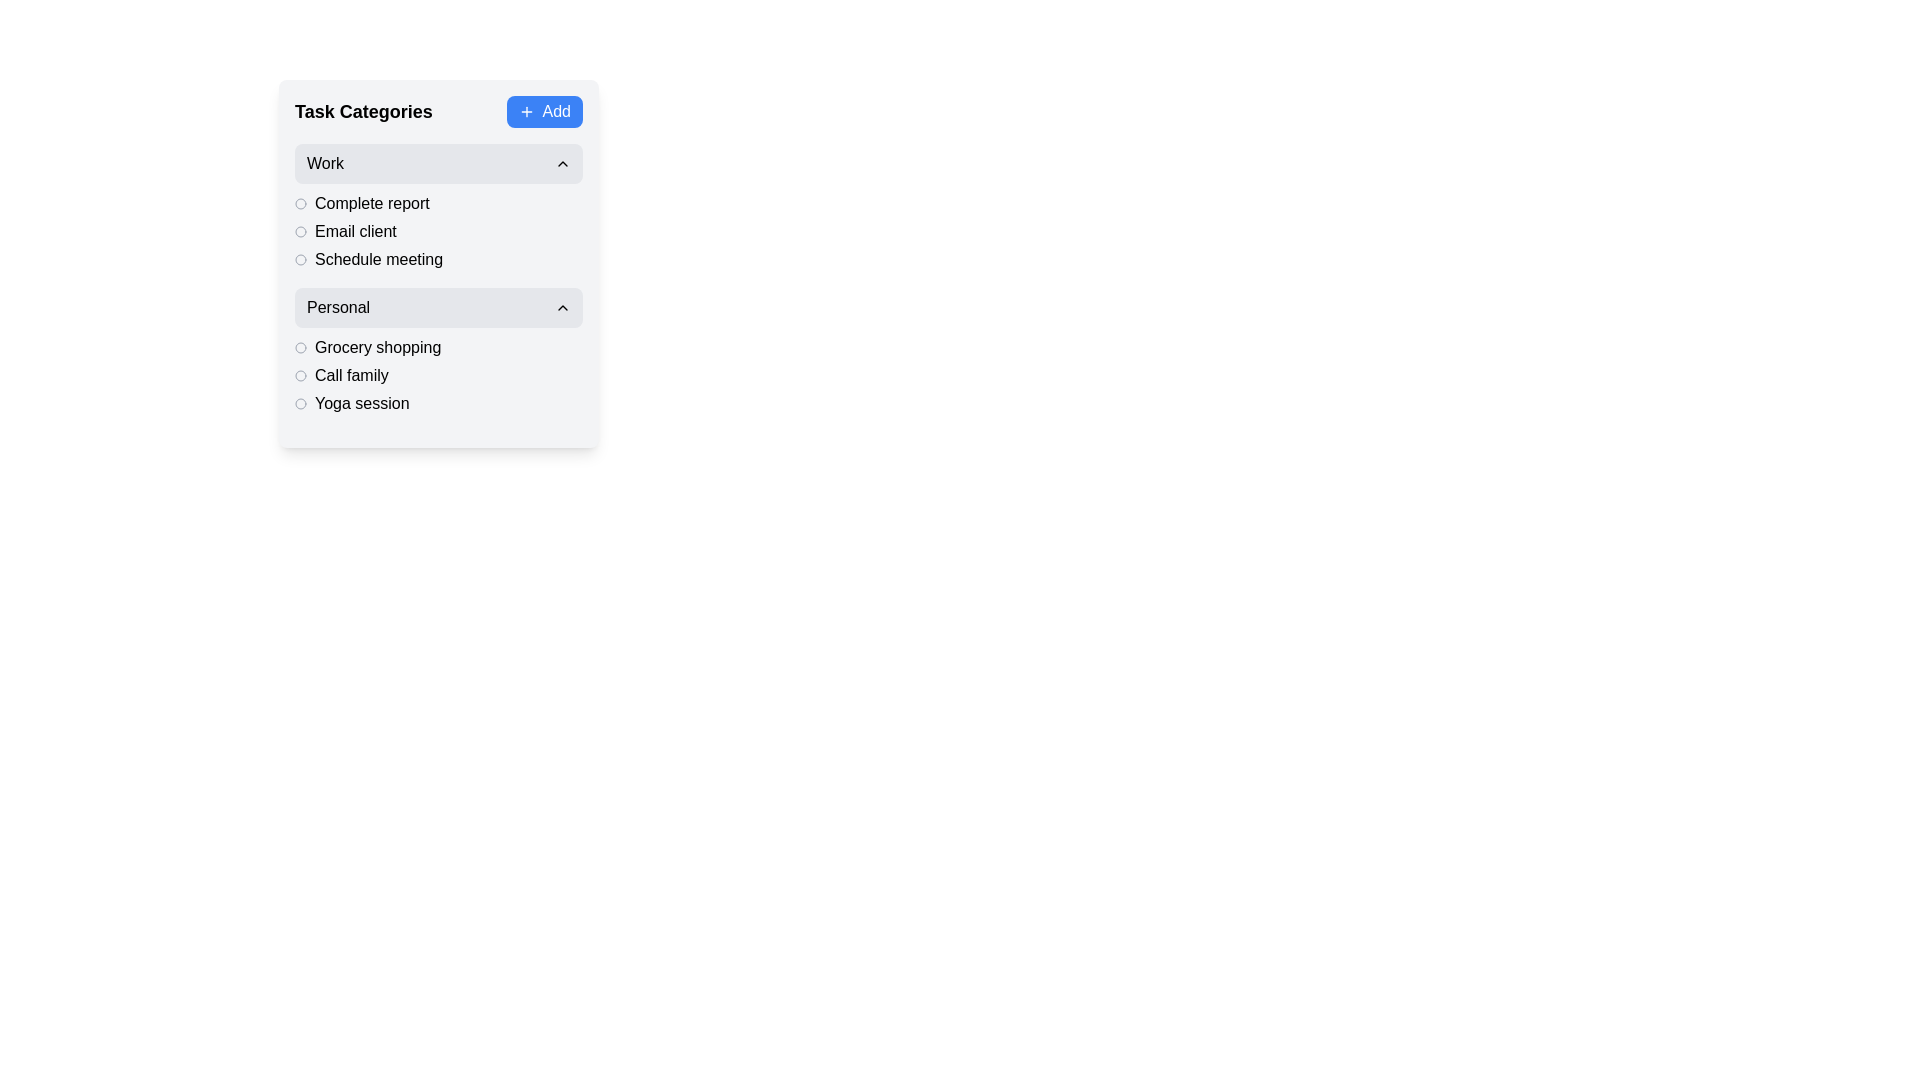  I want to click on the task item labeled 'Complete report' in the task management interface, which is the first item under the 'Work' category, so click(437, 204).